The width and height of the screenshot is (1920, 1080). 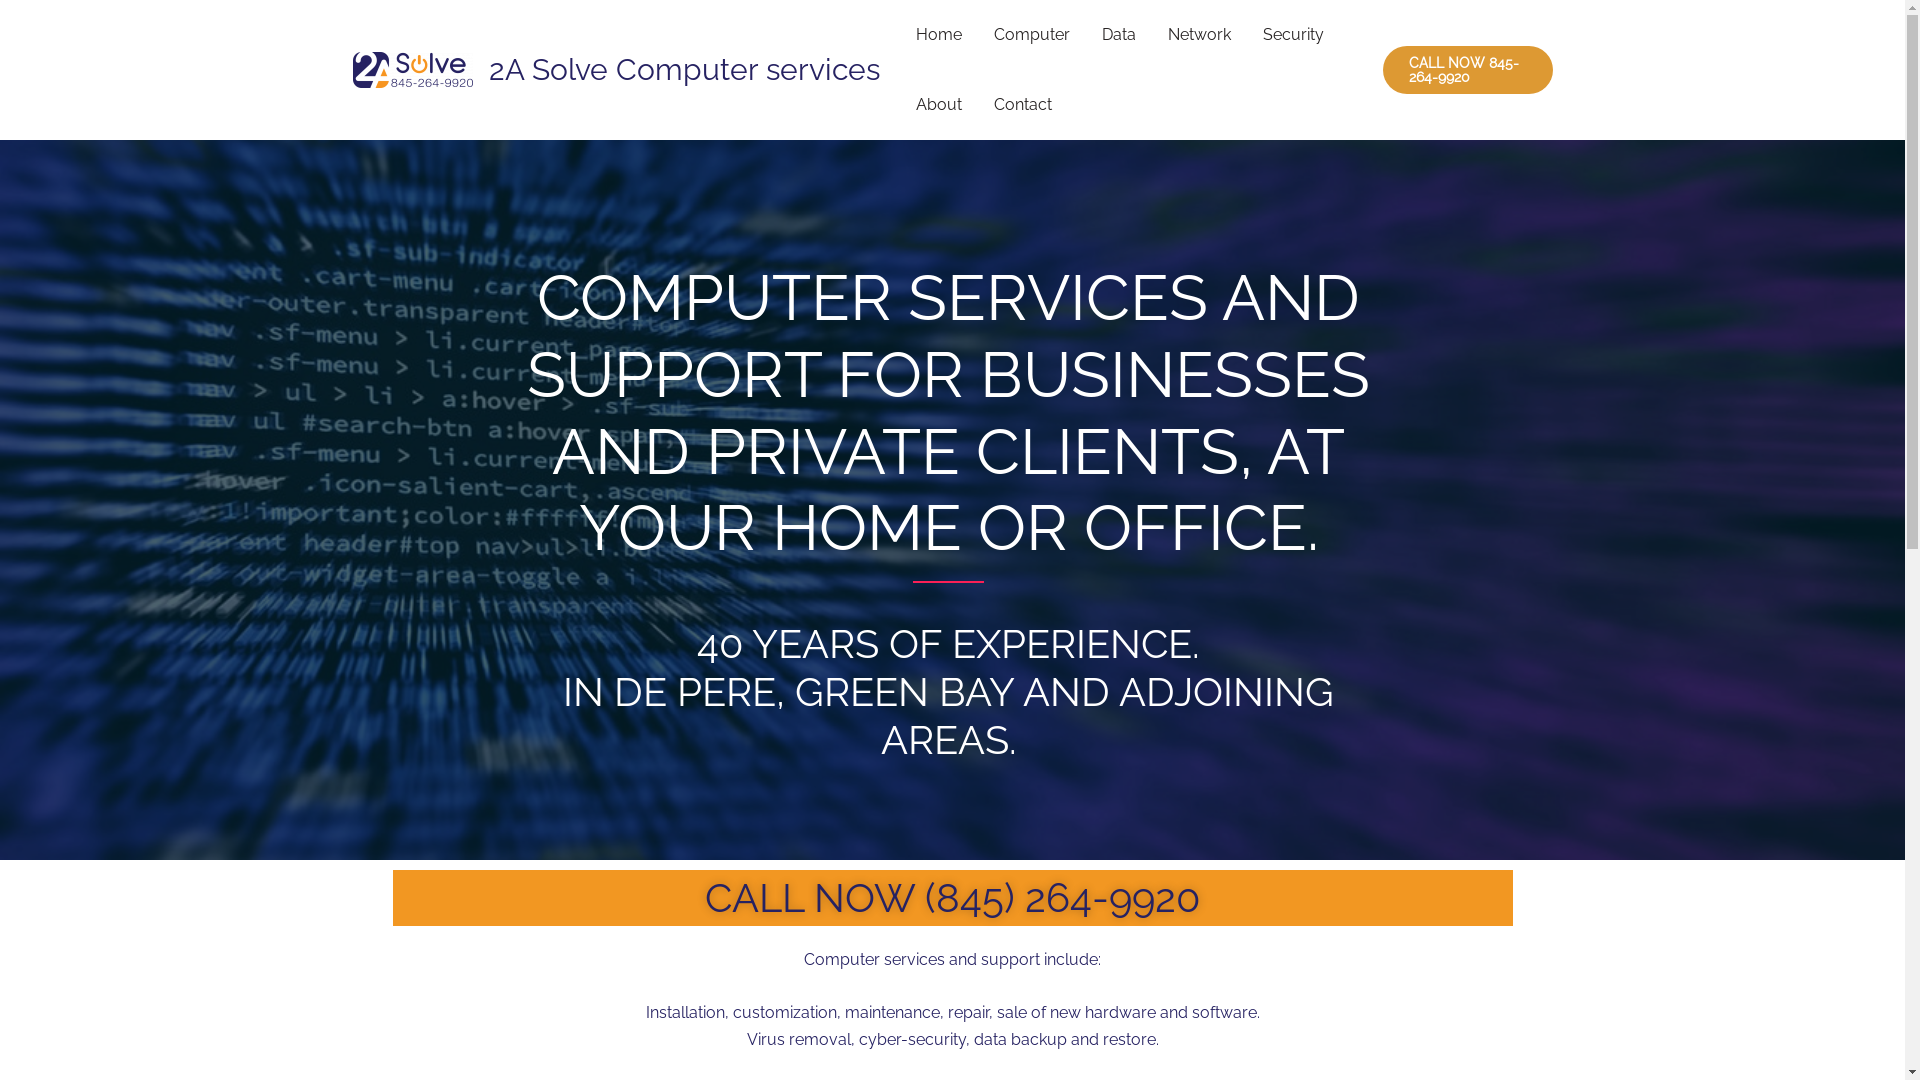 What do you see at coordinates (1199, 34) in the screenshot?
I see `'Network'` at bounding box center [1199, 34].